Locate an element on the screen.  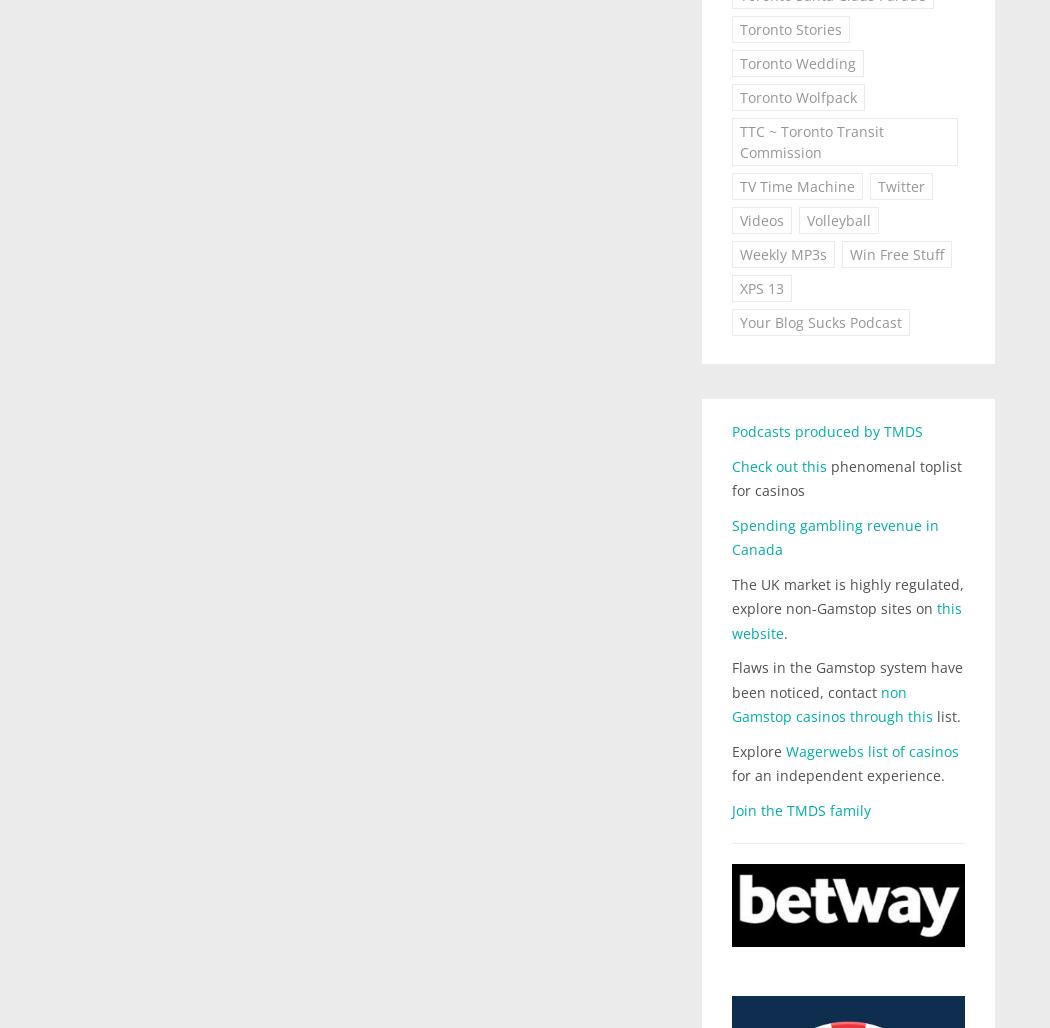
'Toronto Wedding' is located at coordinates (795, 63).